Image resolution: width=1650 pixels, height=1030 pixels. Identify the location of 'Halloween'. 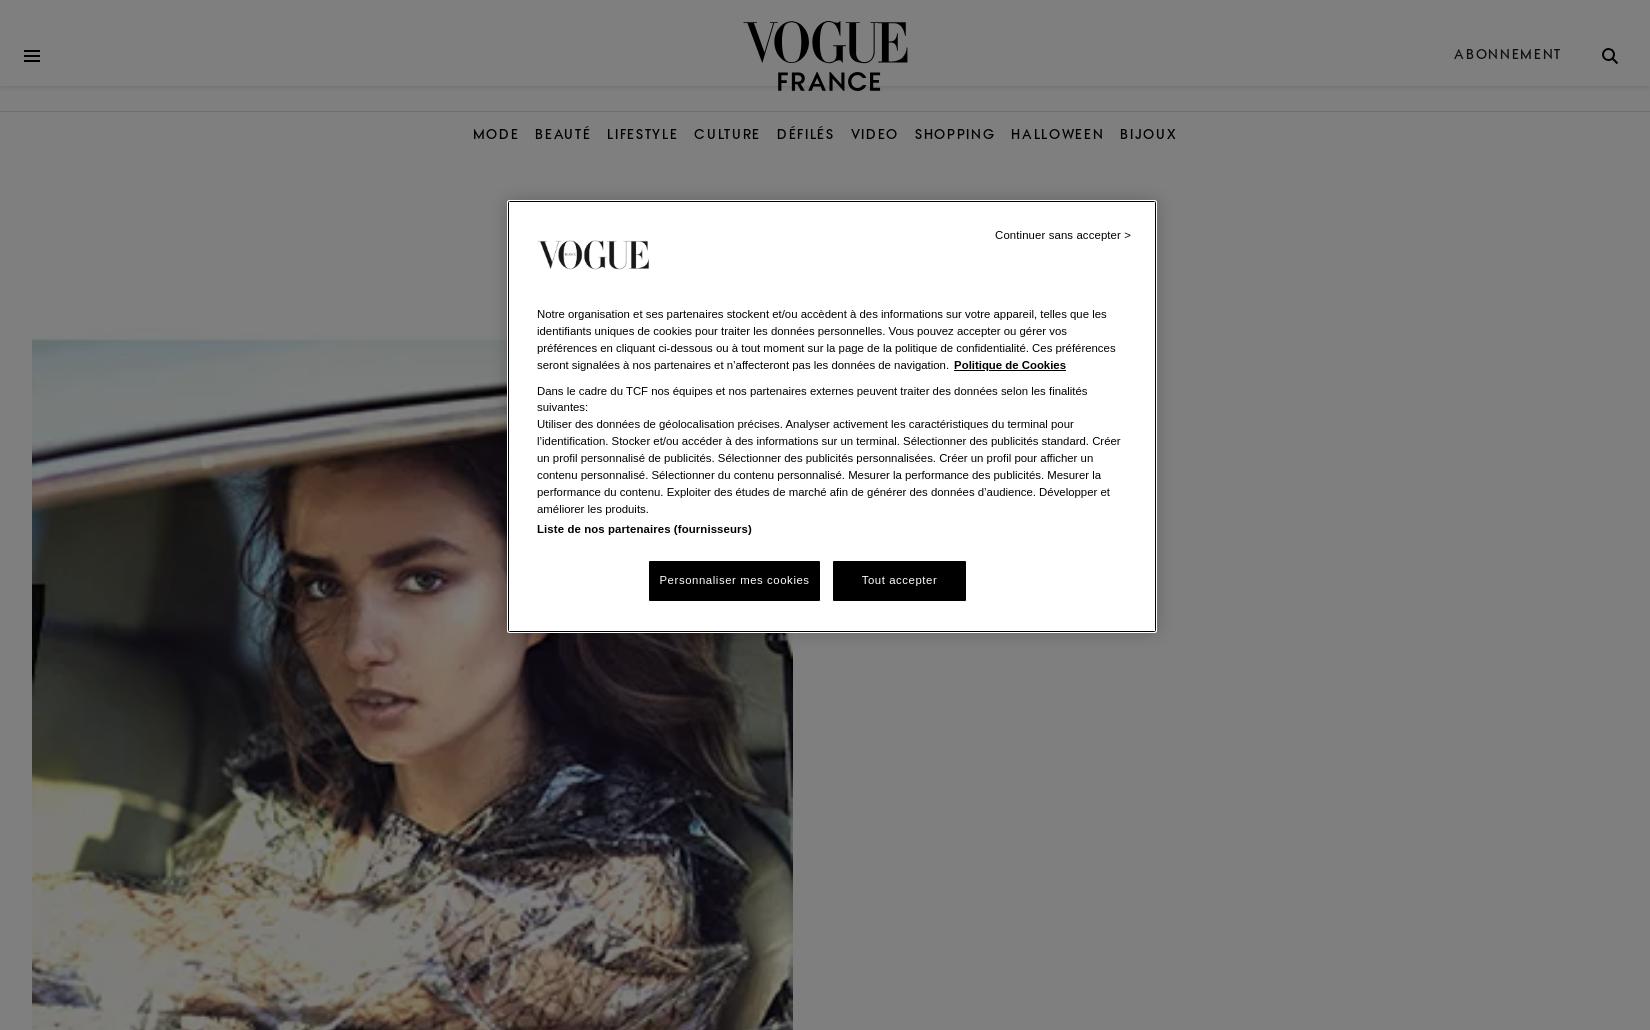
(1057, 133).